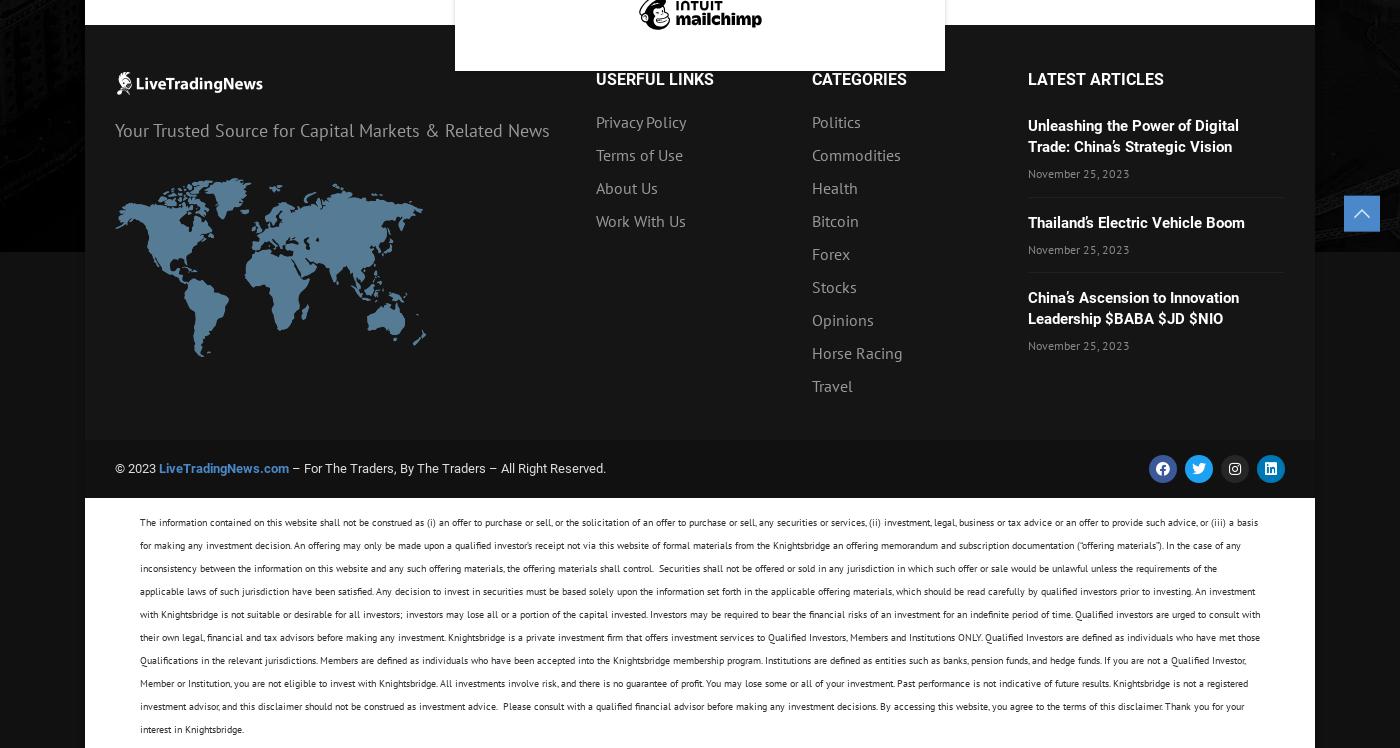 The width and height of the screenshot is (1400, 748). Describe the element at coordinates (653, 78) in the screenshot. I see `'Userful Links'` at that location.